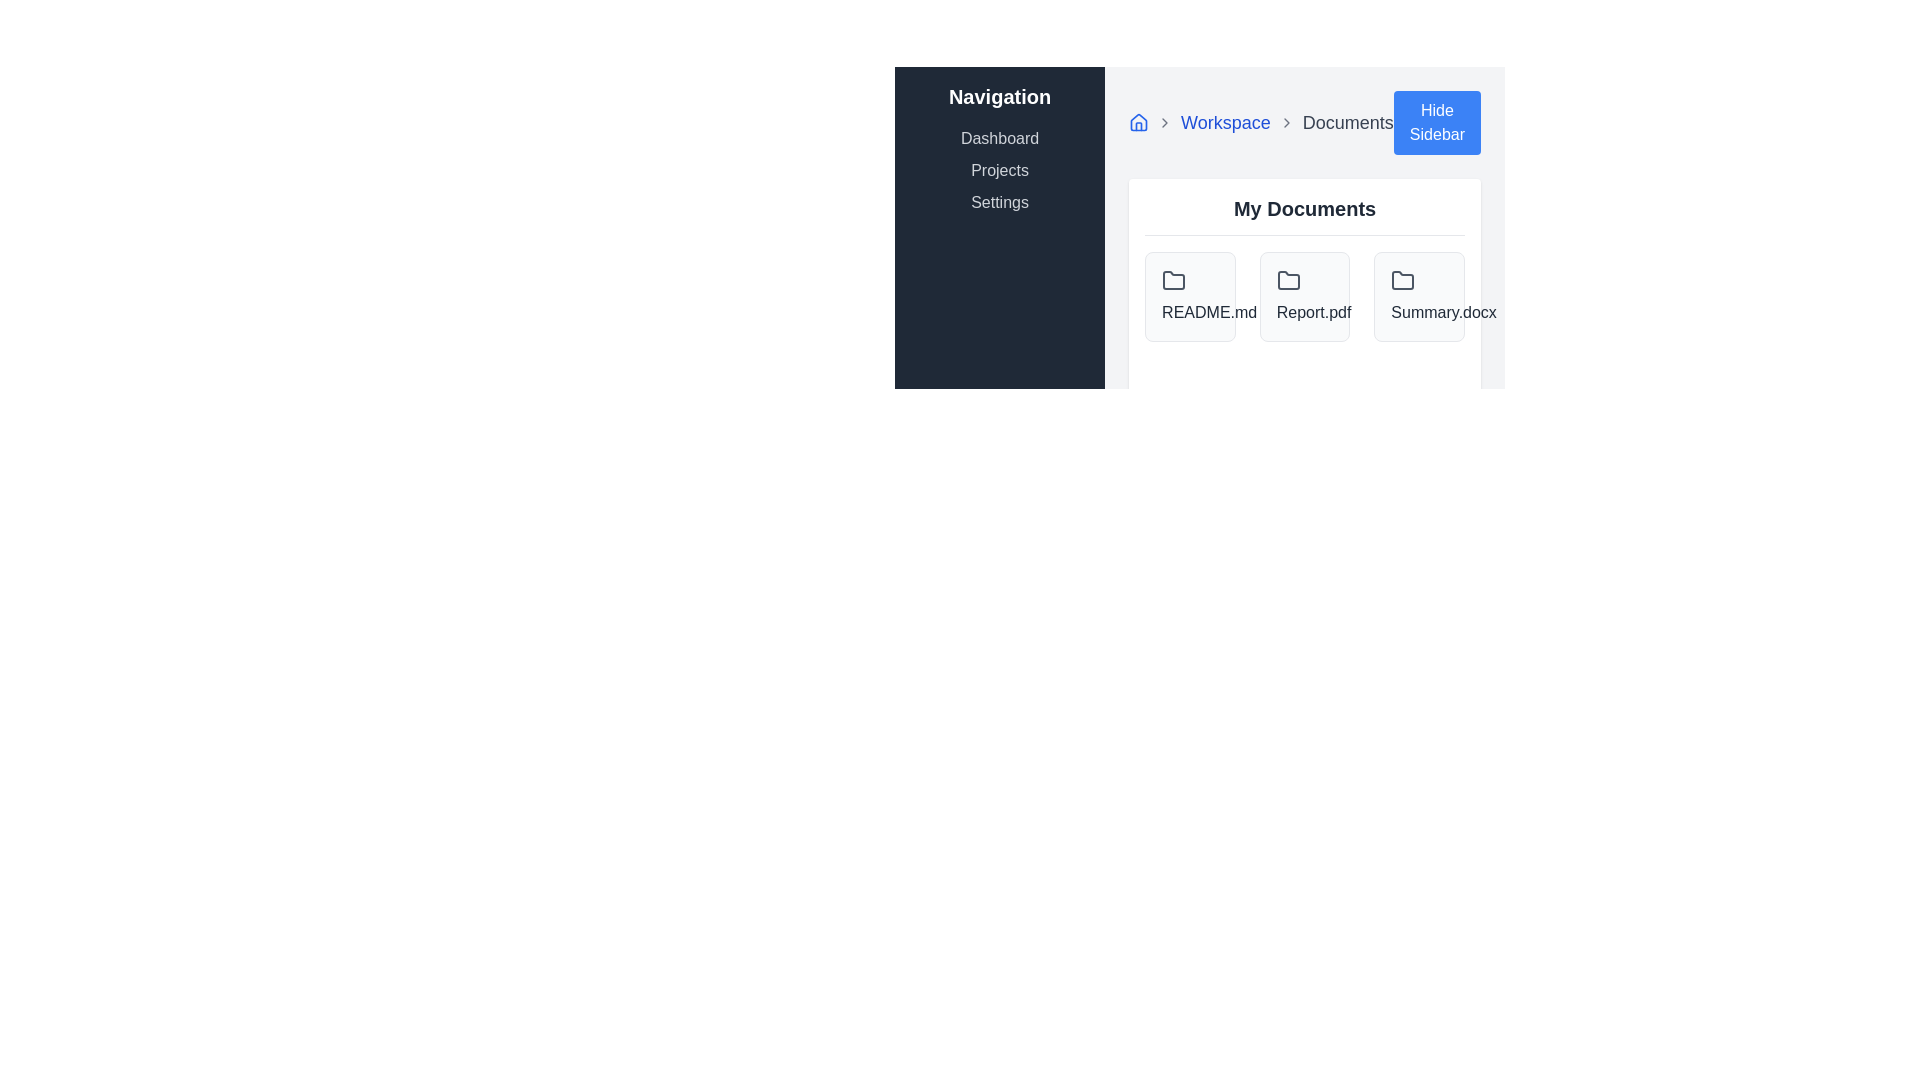  I want to click on the Text label displaying the document name 'README.md', located at the bottom center of the first card in the 'My Documents' section, below the folder icon, so click(1190, 312).